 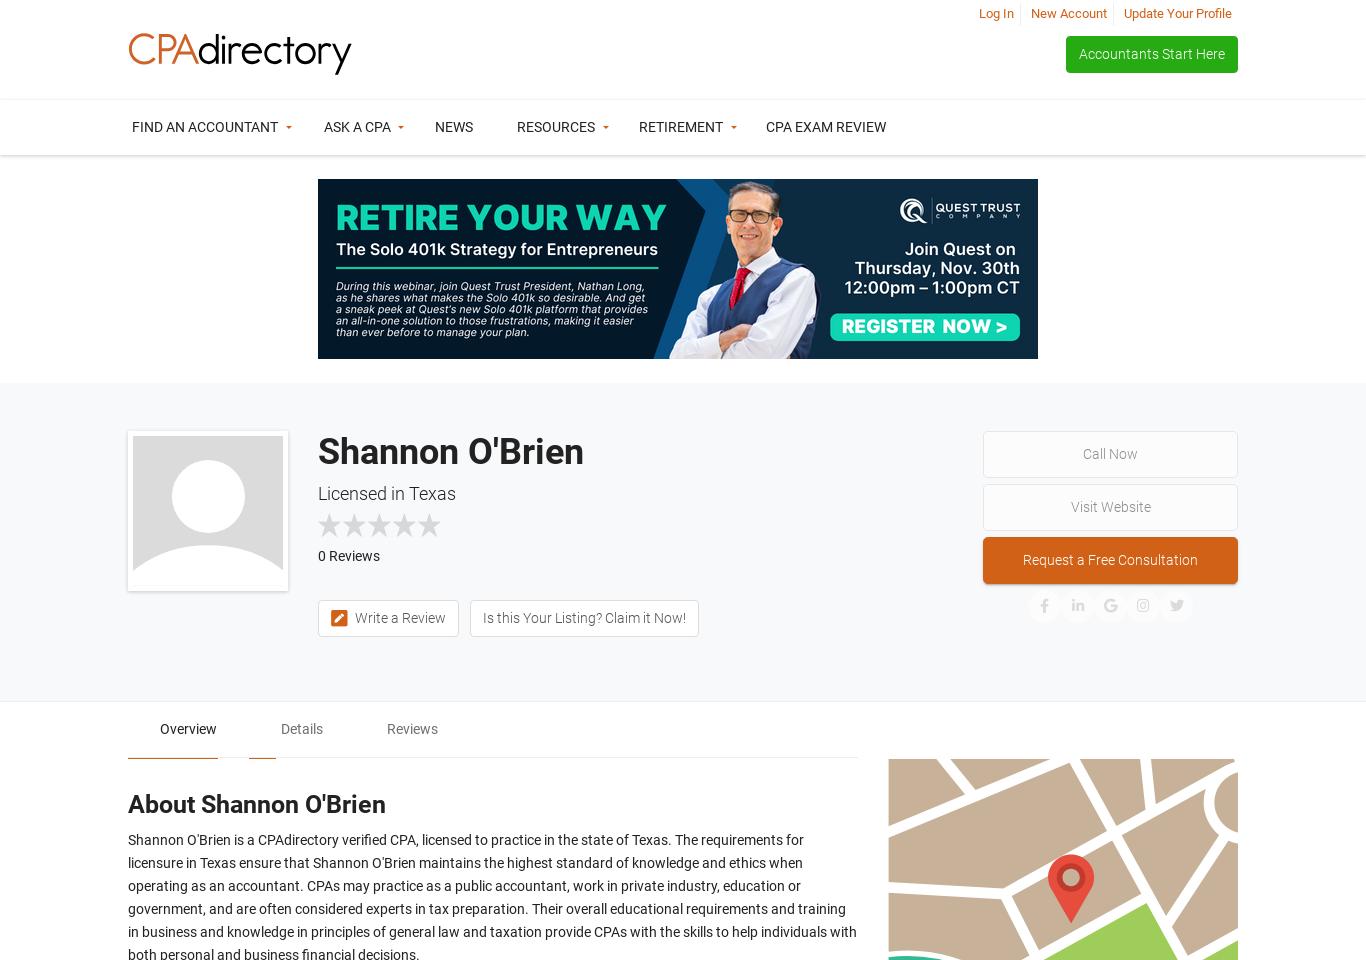 I want to click on 'Accountants Start Here', so click(x=1078, y=52).